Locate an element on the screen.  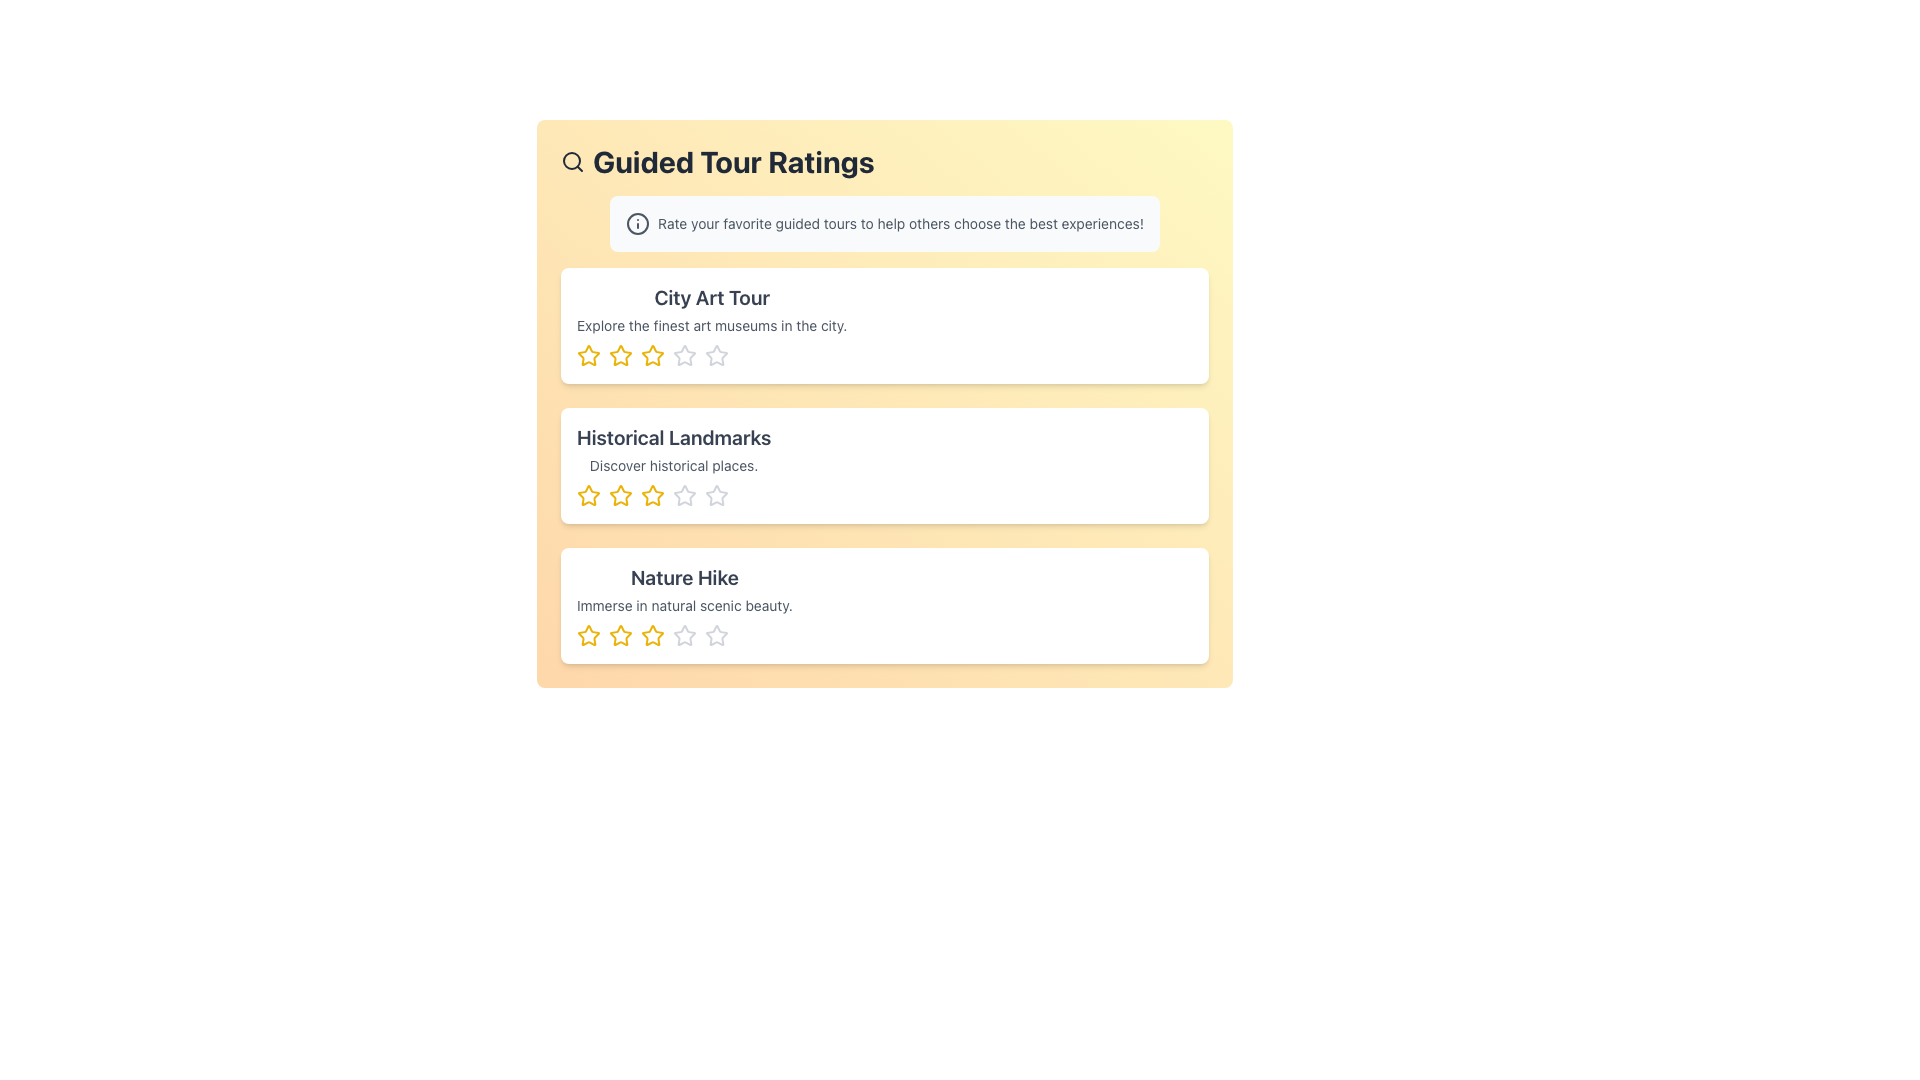
the fourth star icon in the rating component under the 'City Art Tour' section is located at coordinates (712, 354).